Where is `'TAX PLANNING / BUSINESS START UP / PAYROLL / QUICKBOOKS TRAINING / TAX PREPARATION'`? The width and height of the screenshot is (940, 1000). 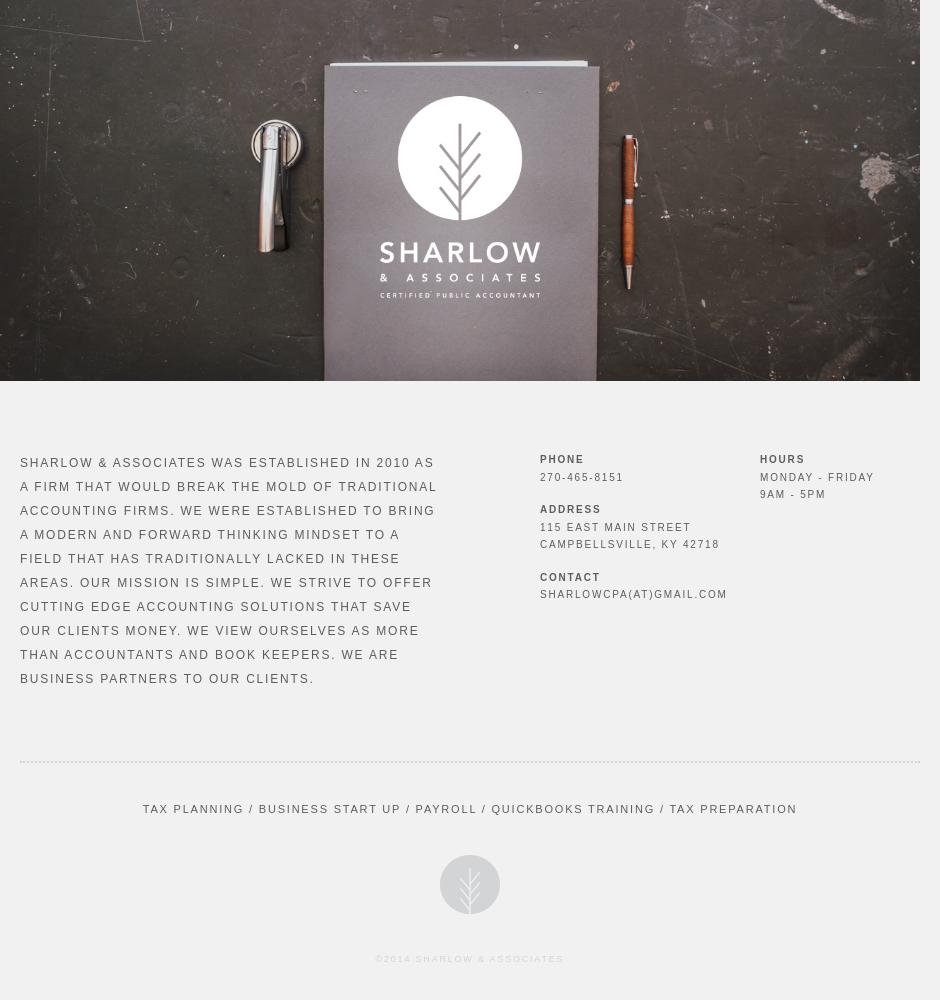
'TAX PLANNING / BUSINESS START UP / PAYROLL / QUICKBOOKS TRAINING / TAX PREPARATION' is located at coordinates (468, 809).